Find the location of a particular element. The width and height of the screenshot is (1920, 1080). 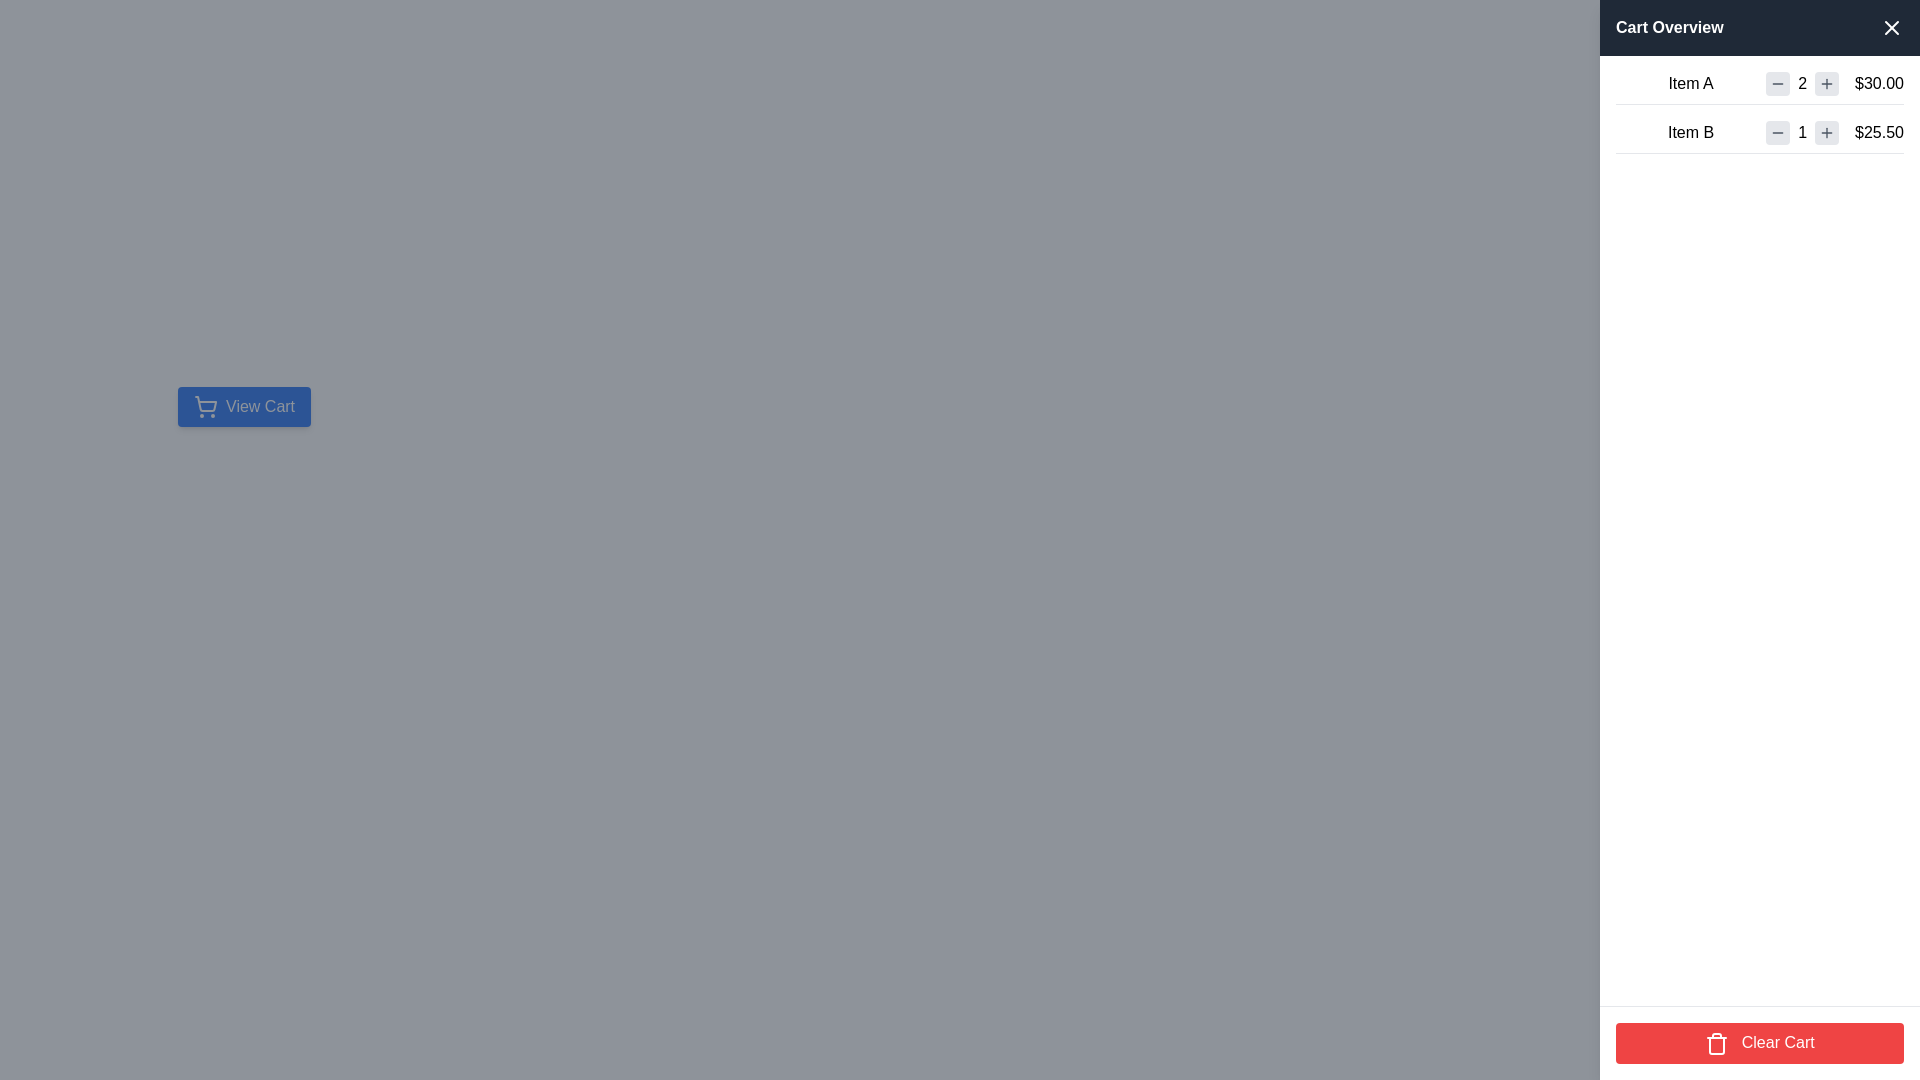

on the static text that displays the quantity of 'Item A' in the cart is located at coordinates (1802, 83).